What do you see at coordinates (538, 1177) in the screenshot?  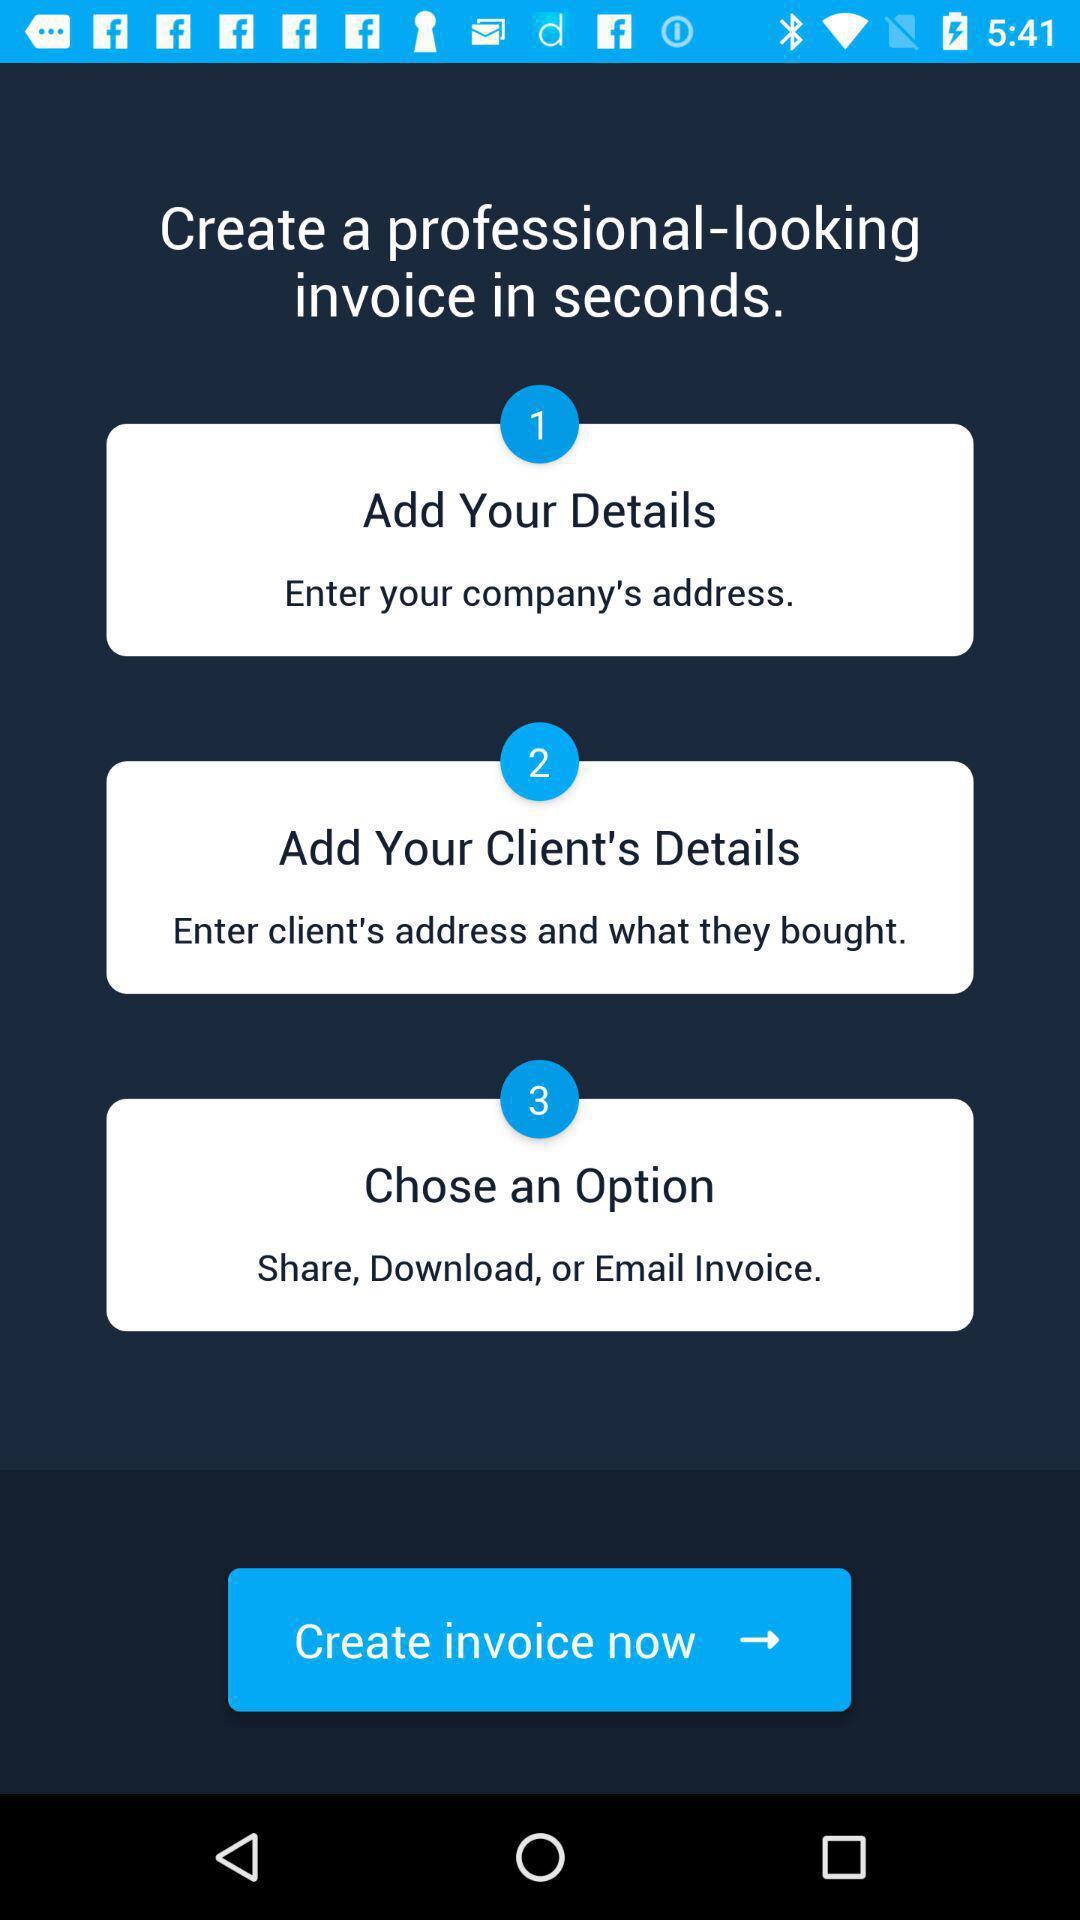 I see `item below the enter client s icon` at bounding box center [538, 1177].